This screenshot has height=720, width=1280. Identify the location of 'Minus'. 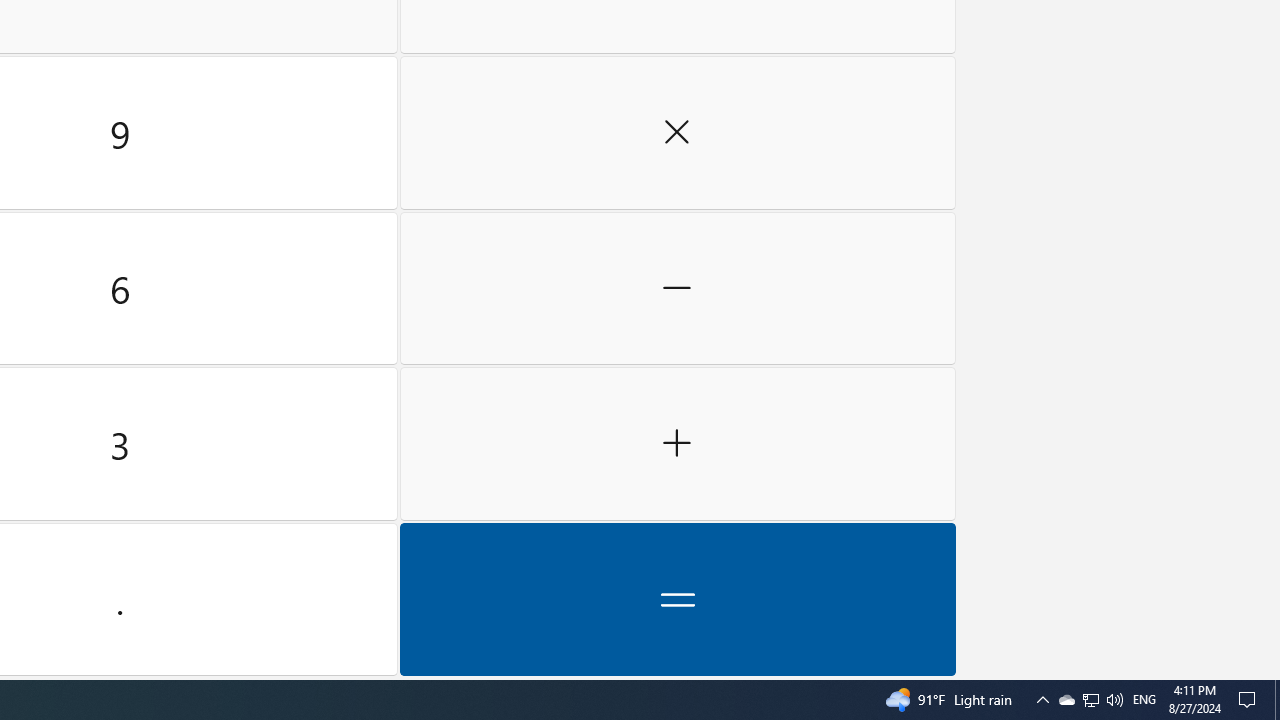
(677, 288).